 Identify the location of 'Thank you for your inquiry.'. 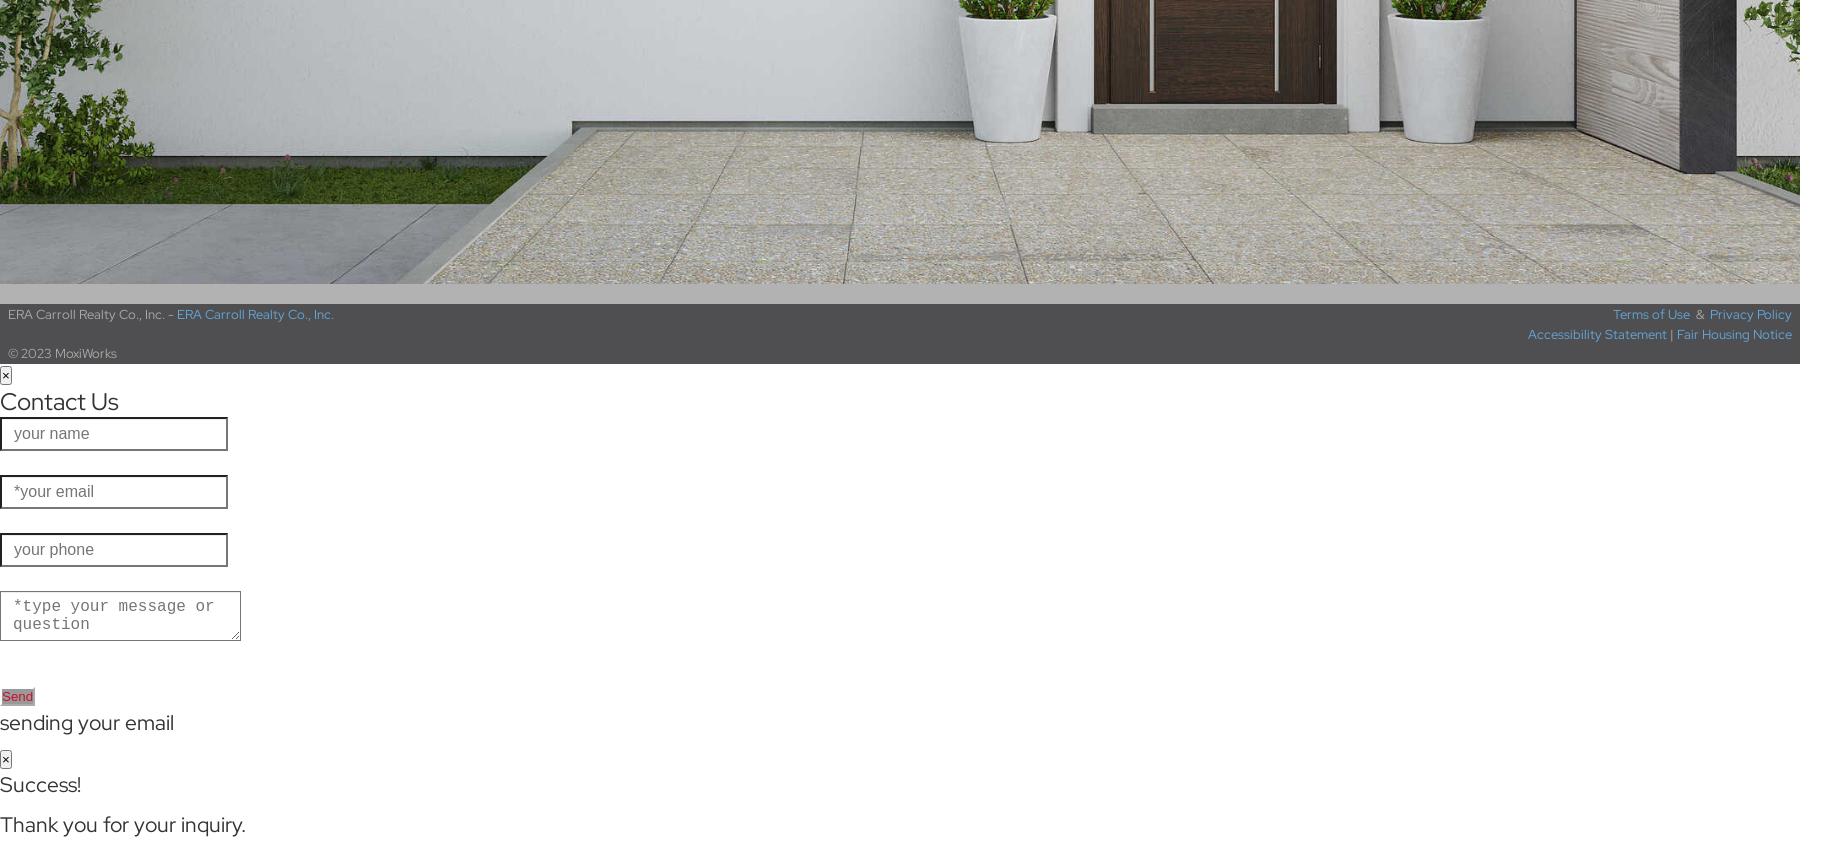
(122, 824).